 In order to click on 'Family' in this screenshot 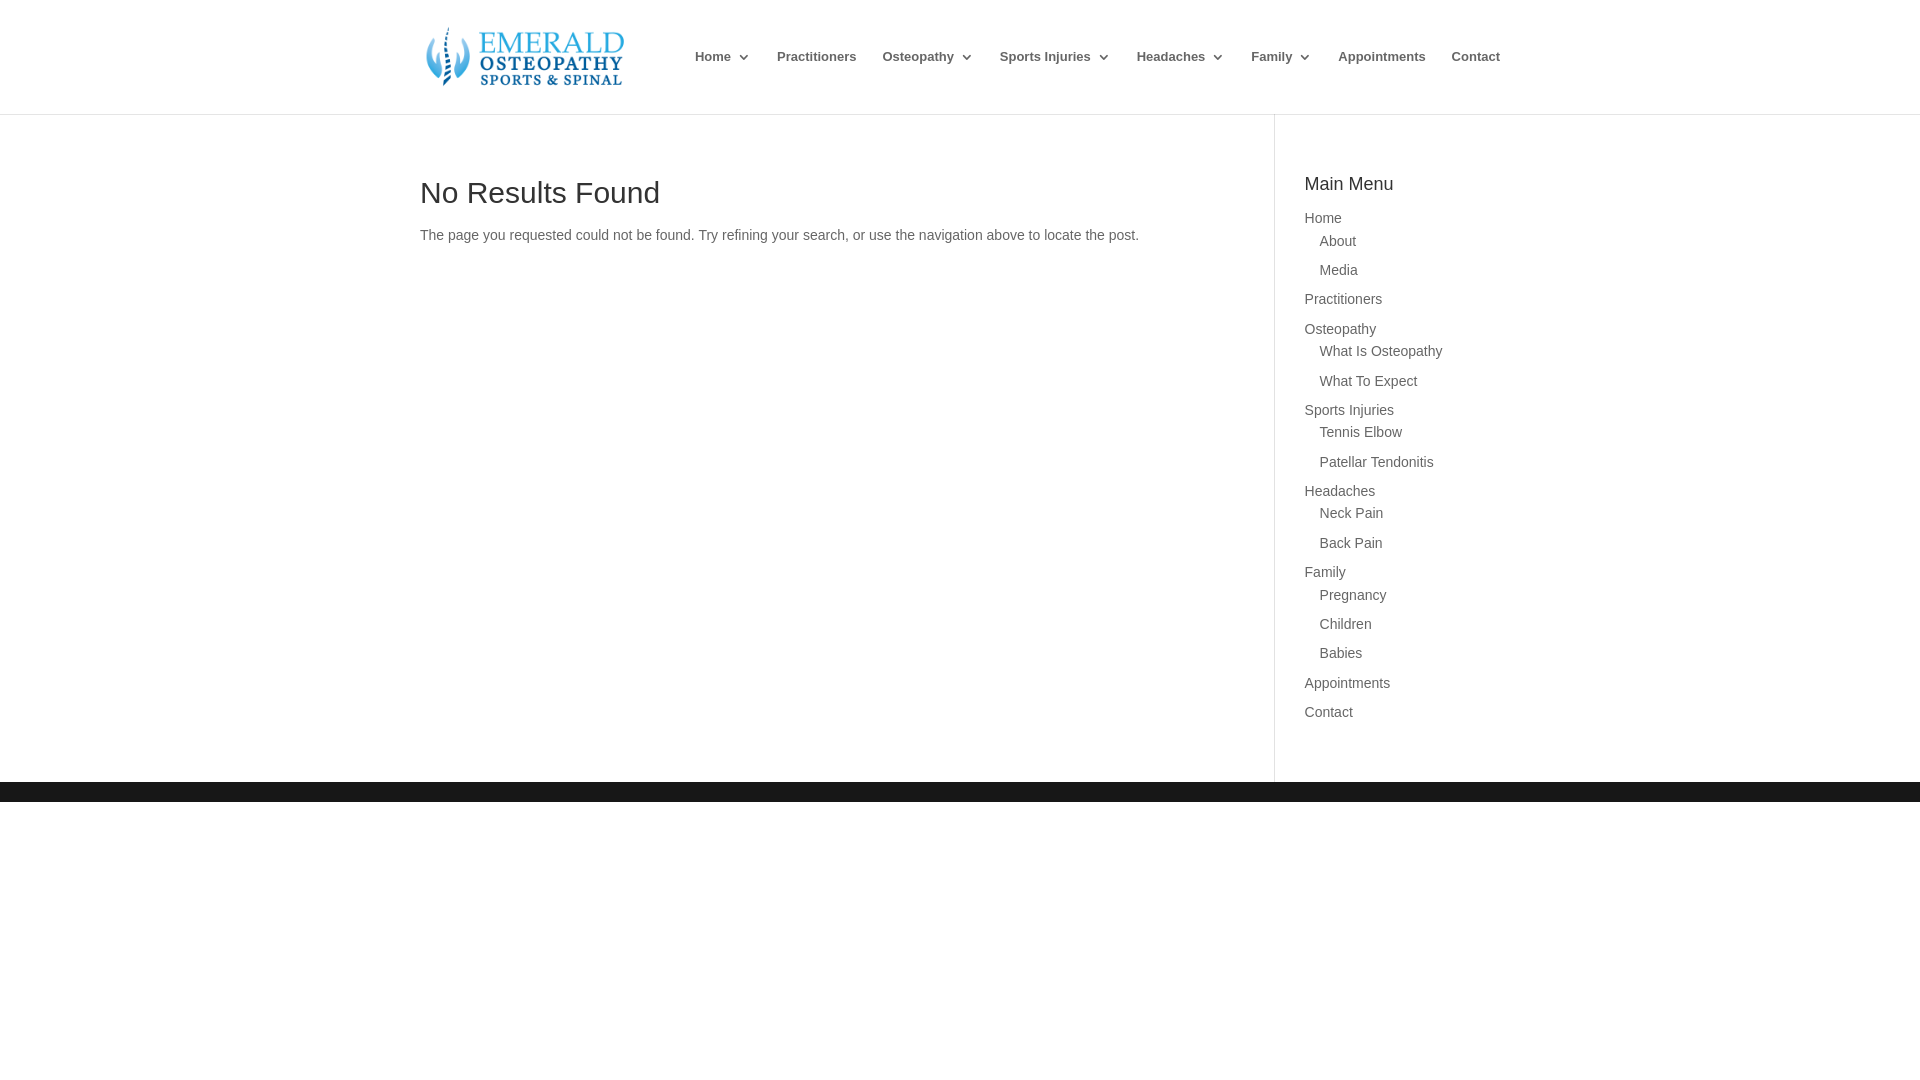, I will do `click(1325, 571)`.